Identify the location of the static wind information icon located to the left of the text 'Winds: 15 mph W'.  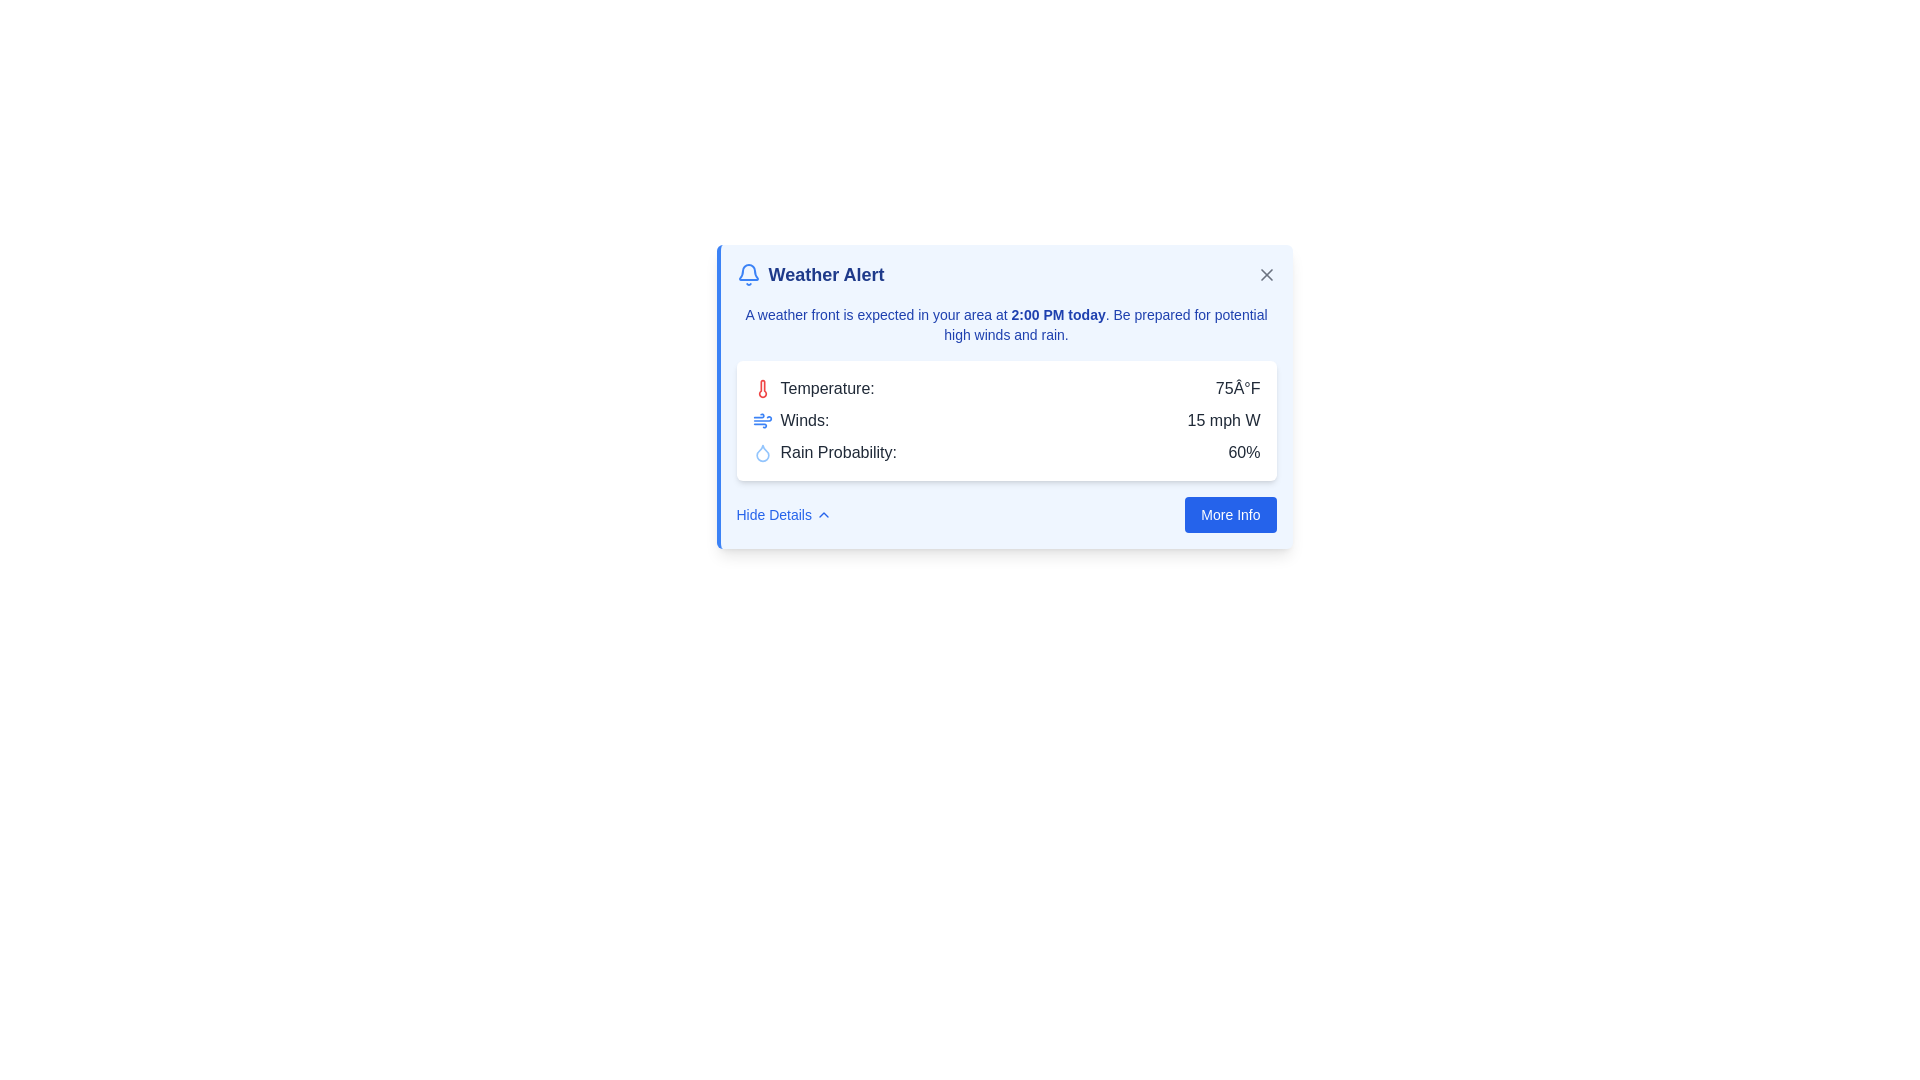
(761, 419).